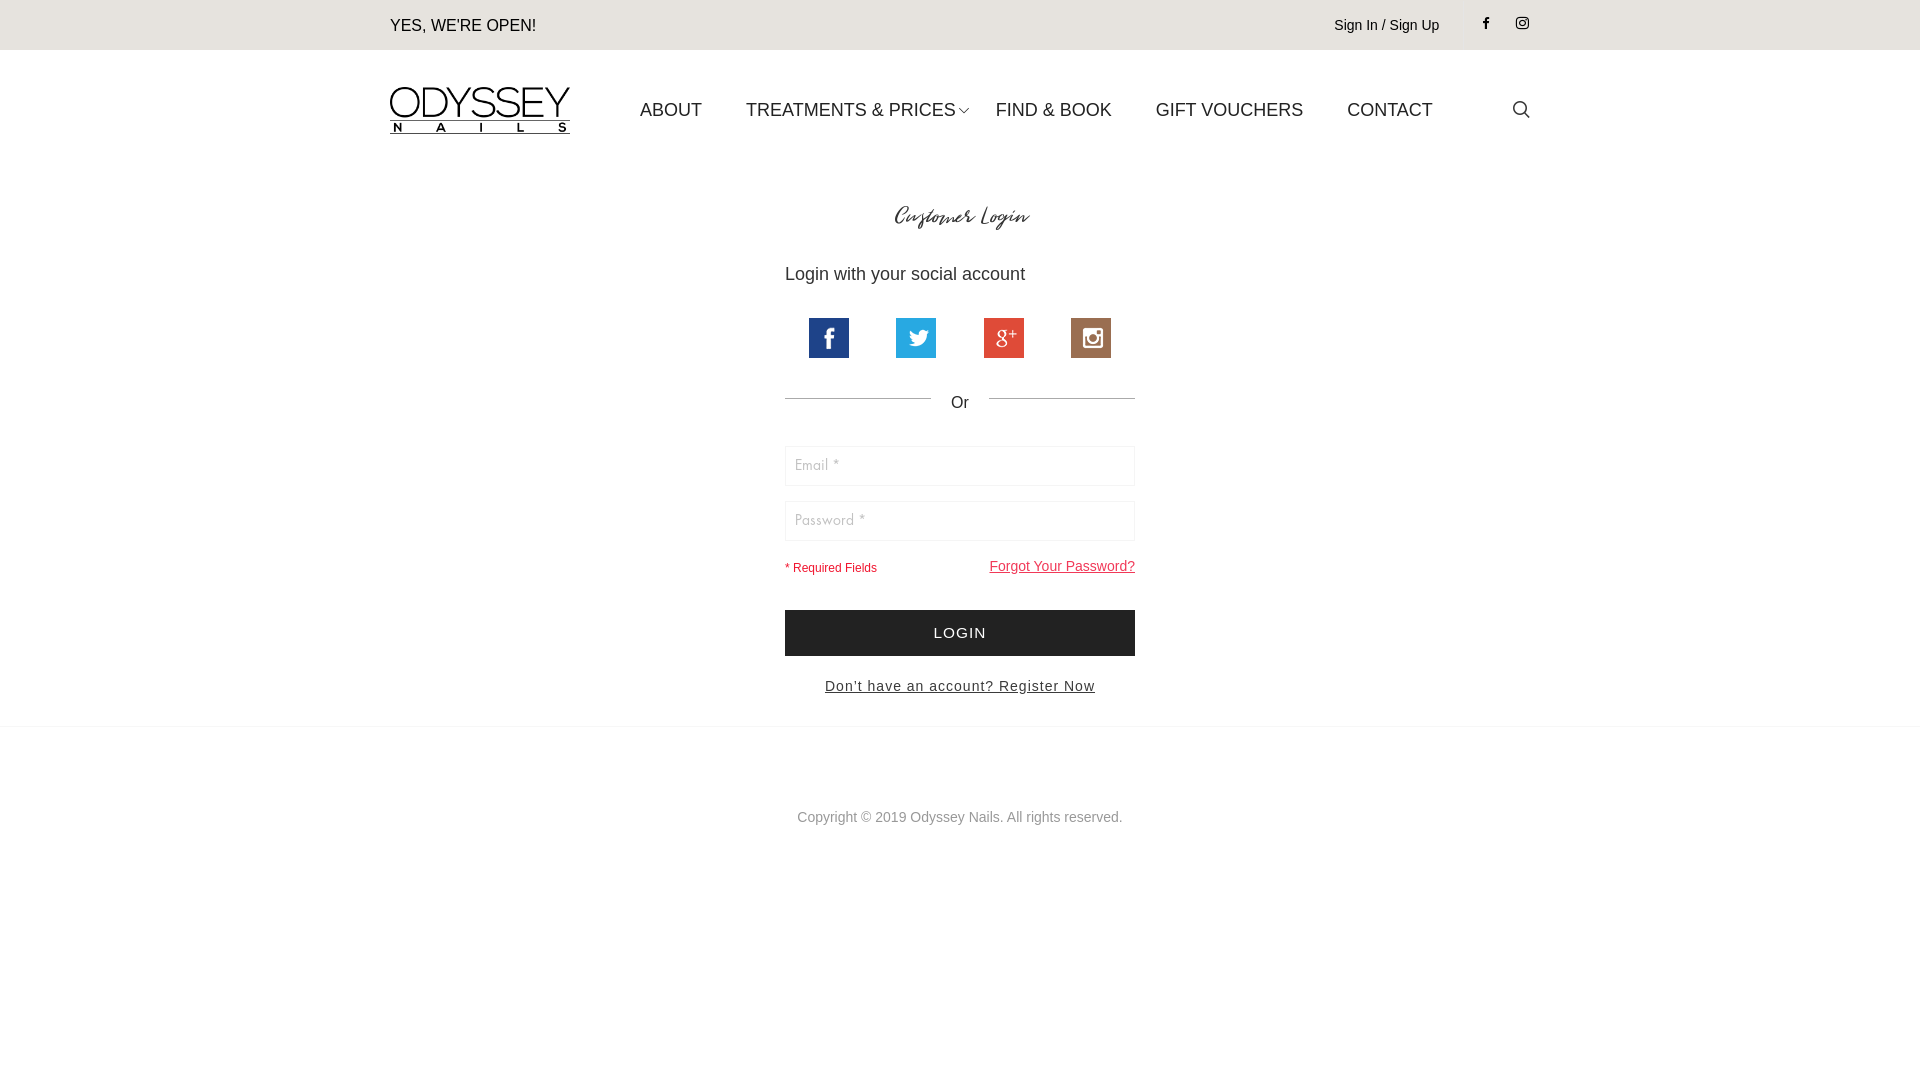 The width and height of the screenshot is (1920, 1080). What do you see at coordinates (850, 110) in the screenshot?
I see `'TREATMENTS & PRICES'` at bounding box center [850, 110].